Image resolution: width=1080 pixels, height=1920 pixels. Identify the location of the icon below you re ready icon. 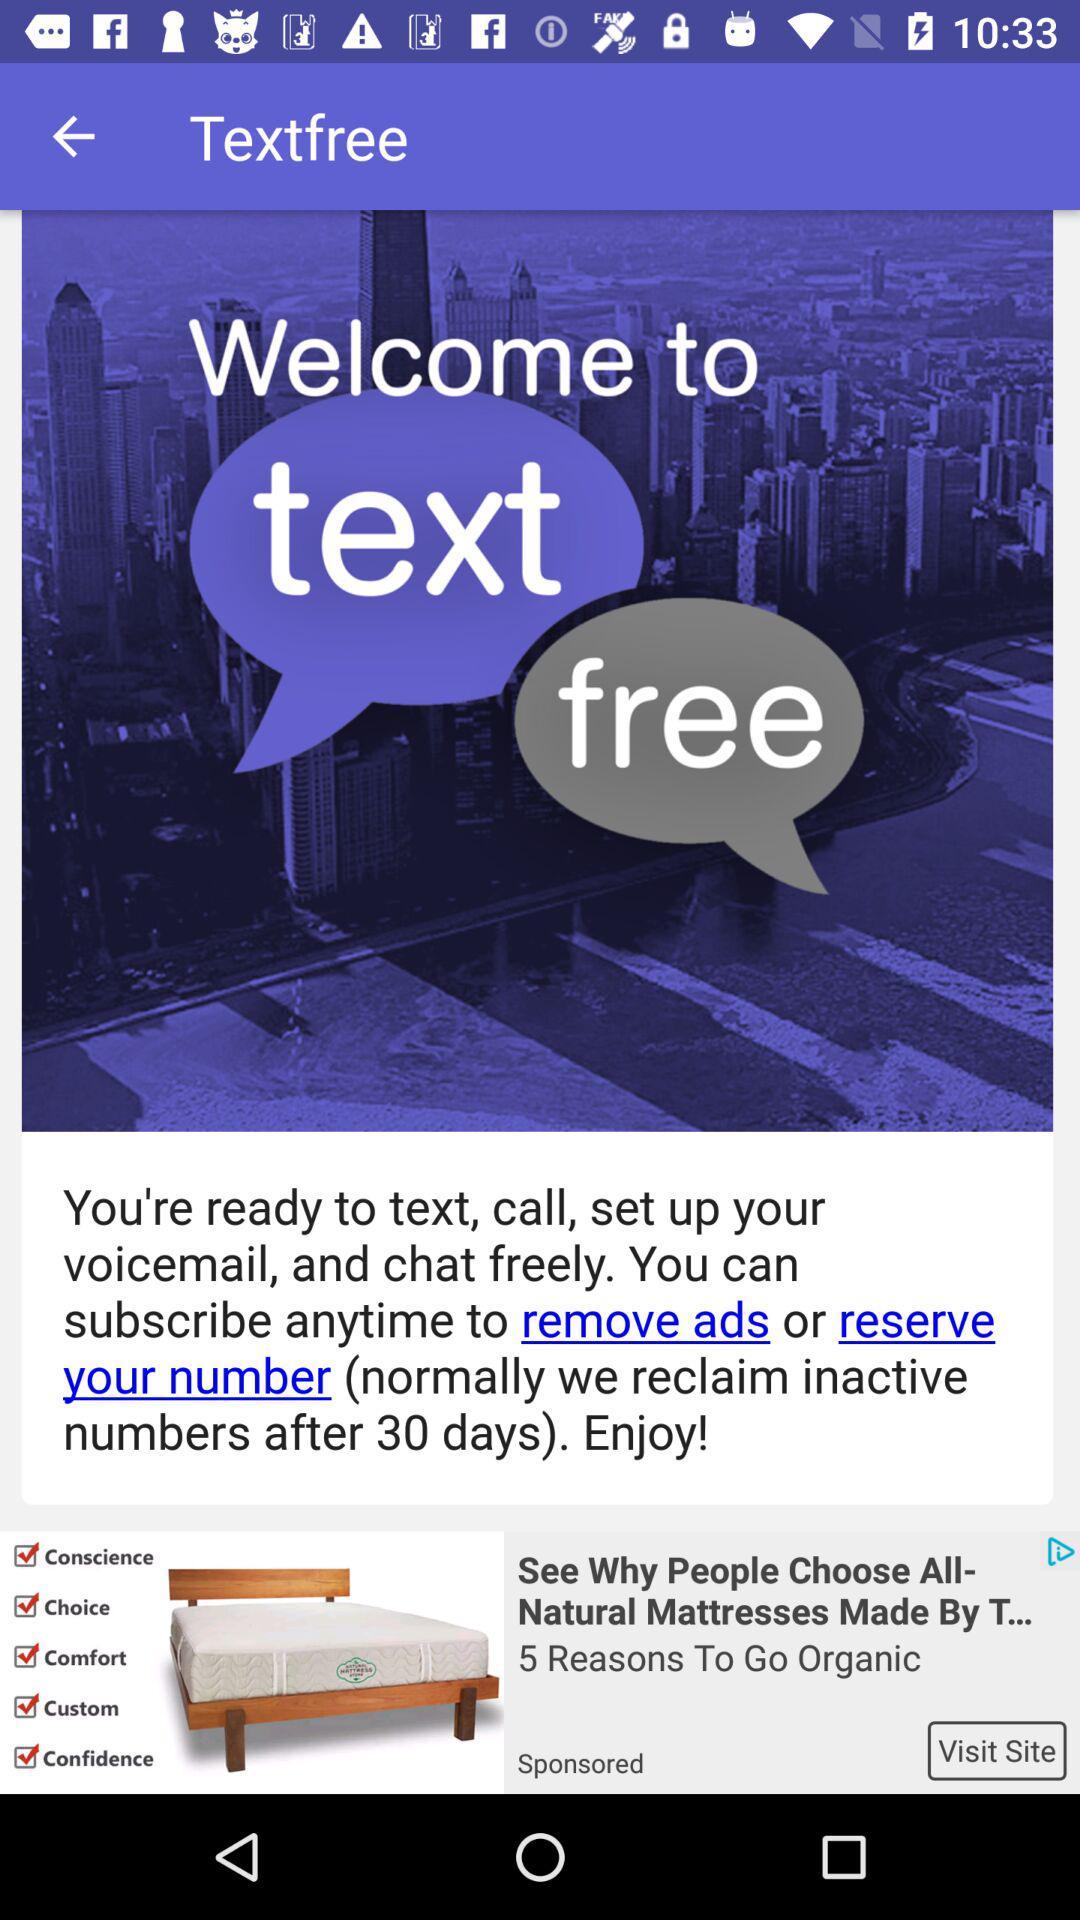
(250, 1662).